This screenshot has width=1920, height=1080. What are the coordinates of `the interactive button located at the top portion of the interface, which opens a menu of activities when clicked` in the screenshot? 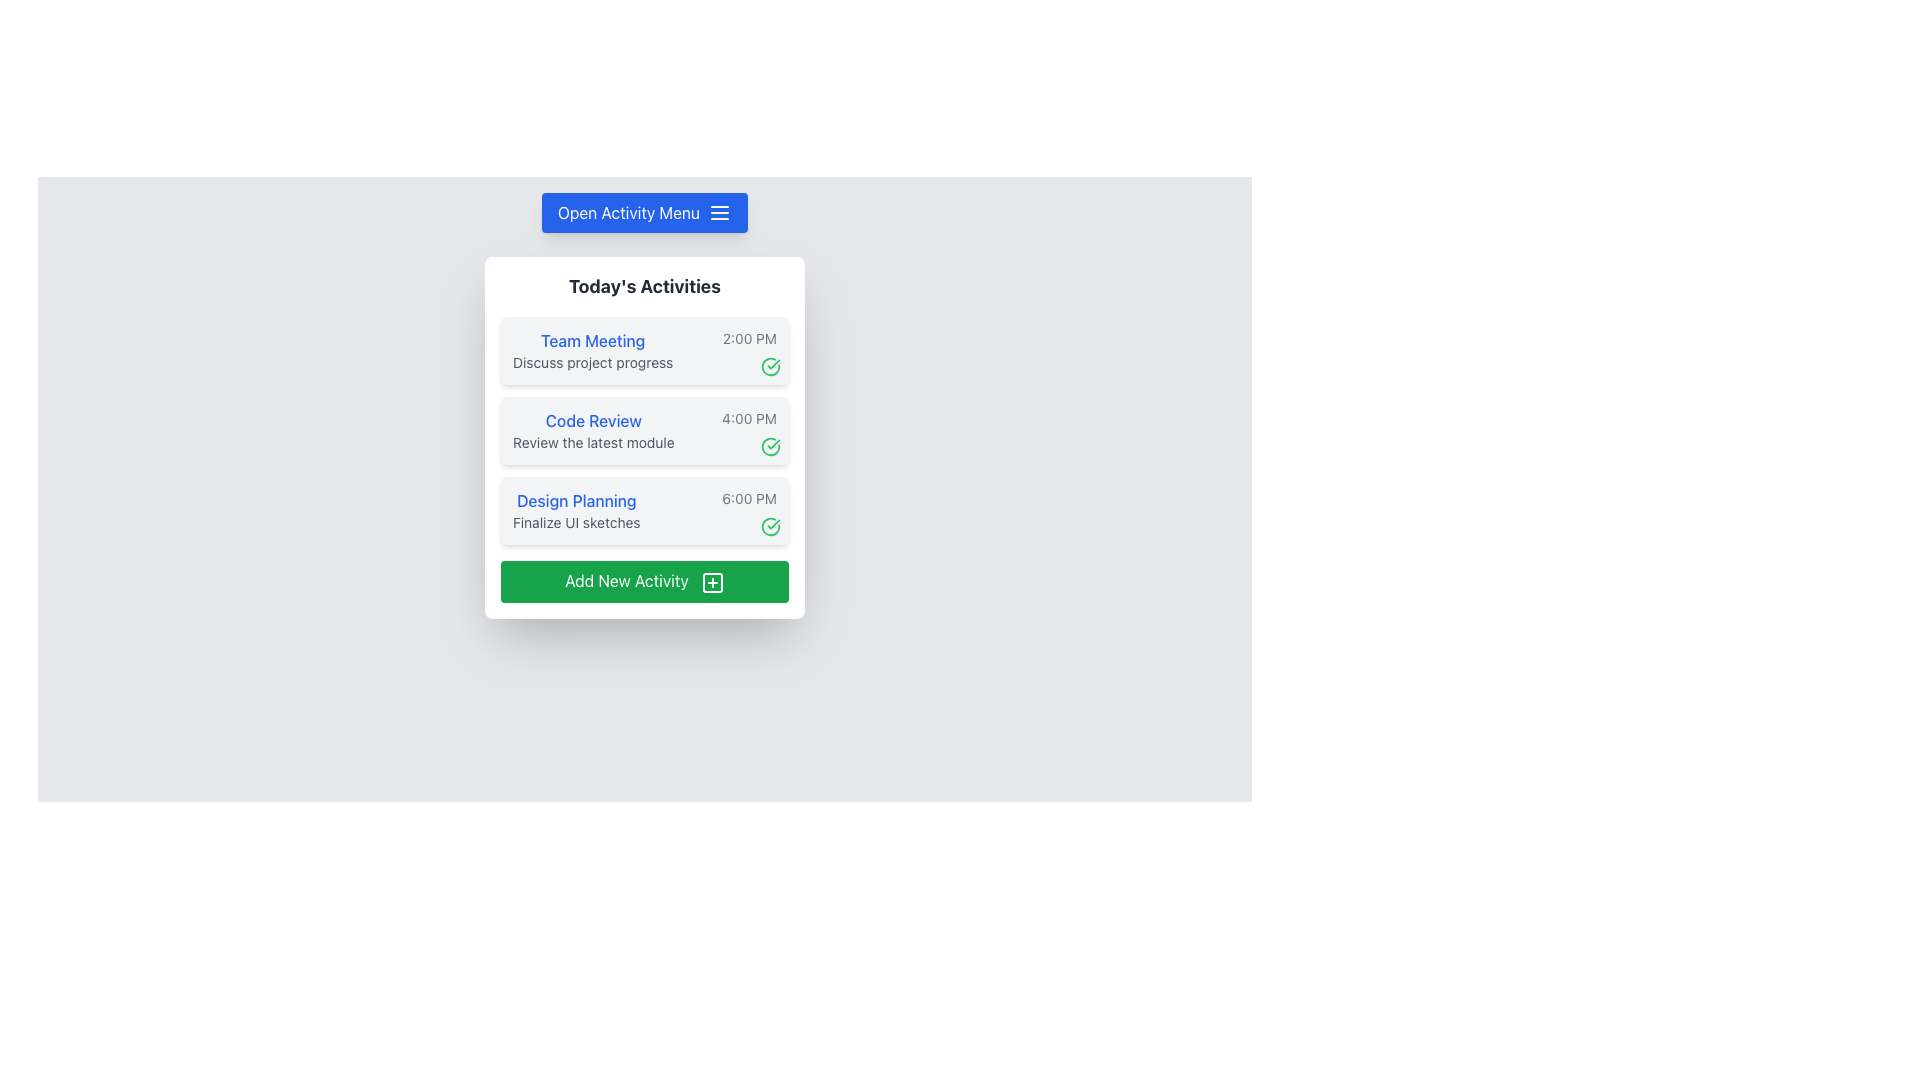 It's located at (644, 212).